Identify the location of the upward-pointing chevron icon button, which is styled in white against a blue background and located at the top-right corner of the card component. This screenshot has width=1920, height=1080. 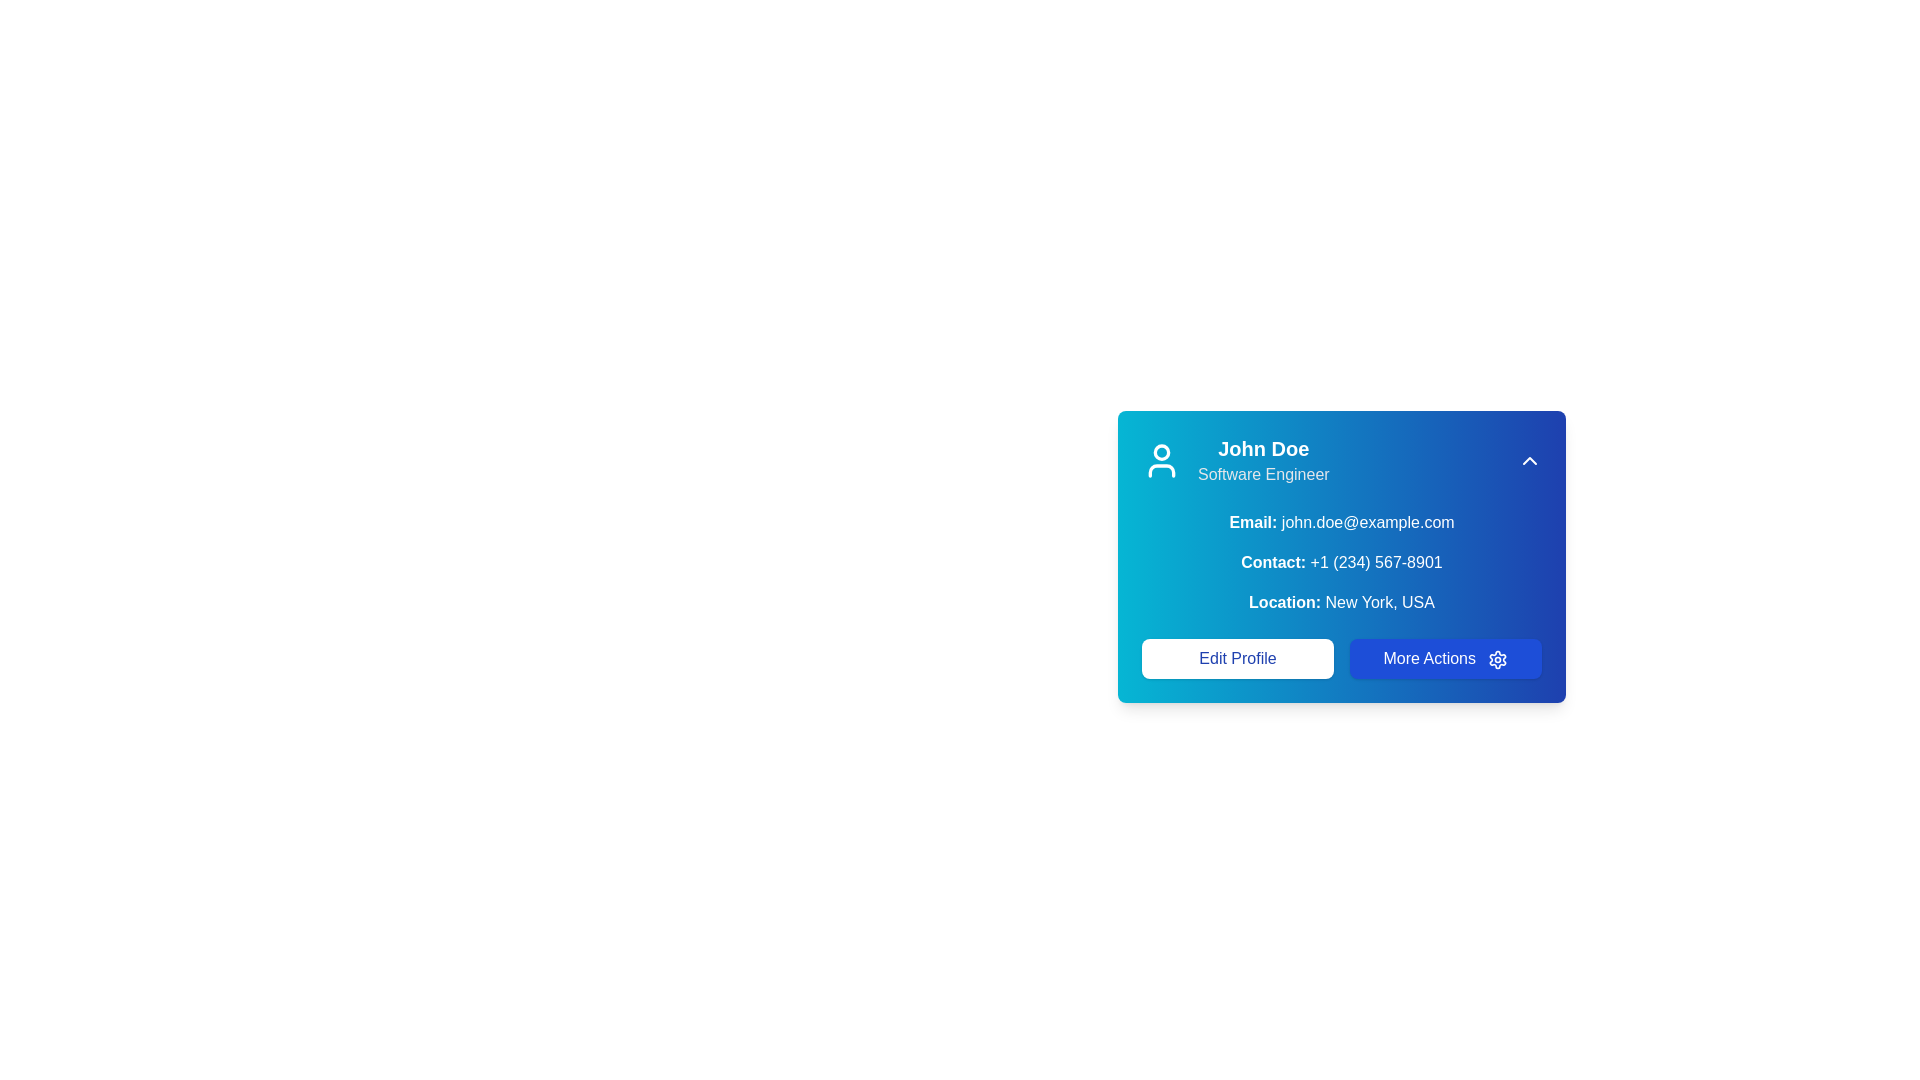
(1529, 461).